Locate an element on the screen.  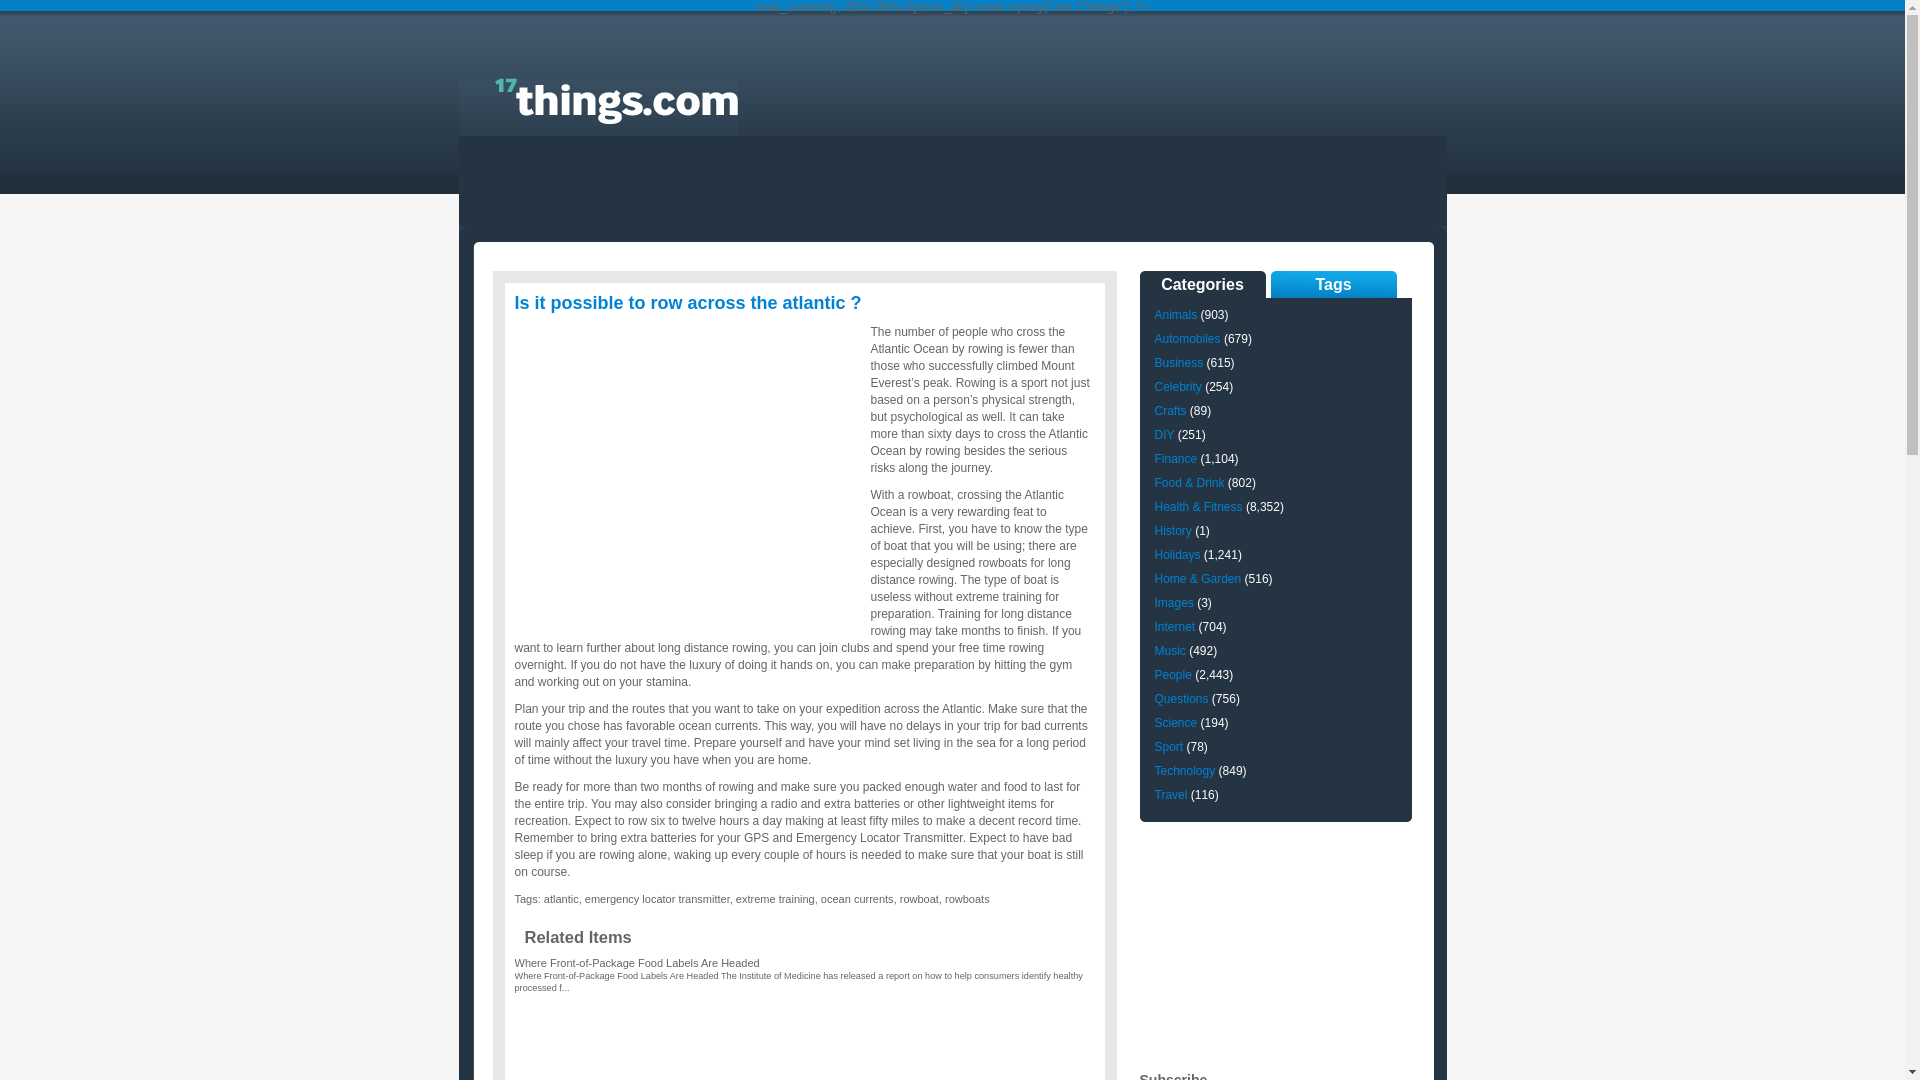
'Home & Garden' is located at coordinates (1197, 578).